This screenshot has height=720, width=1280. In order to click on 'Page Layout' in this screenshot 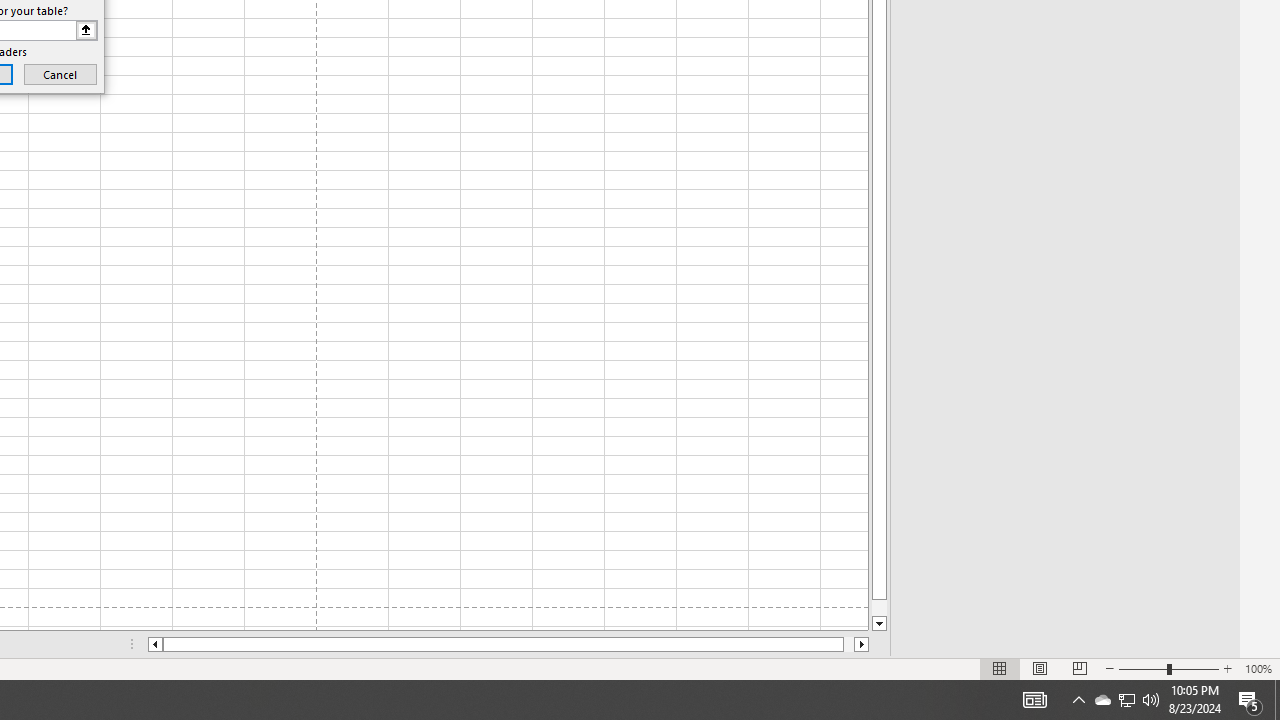, I will do `click(1040, 669)`.